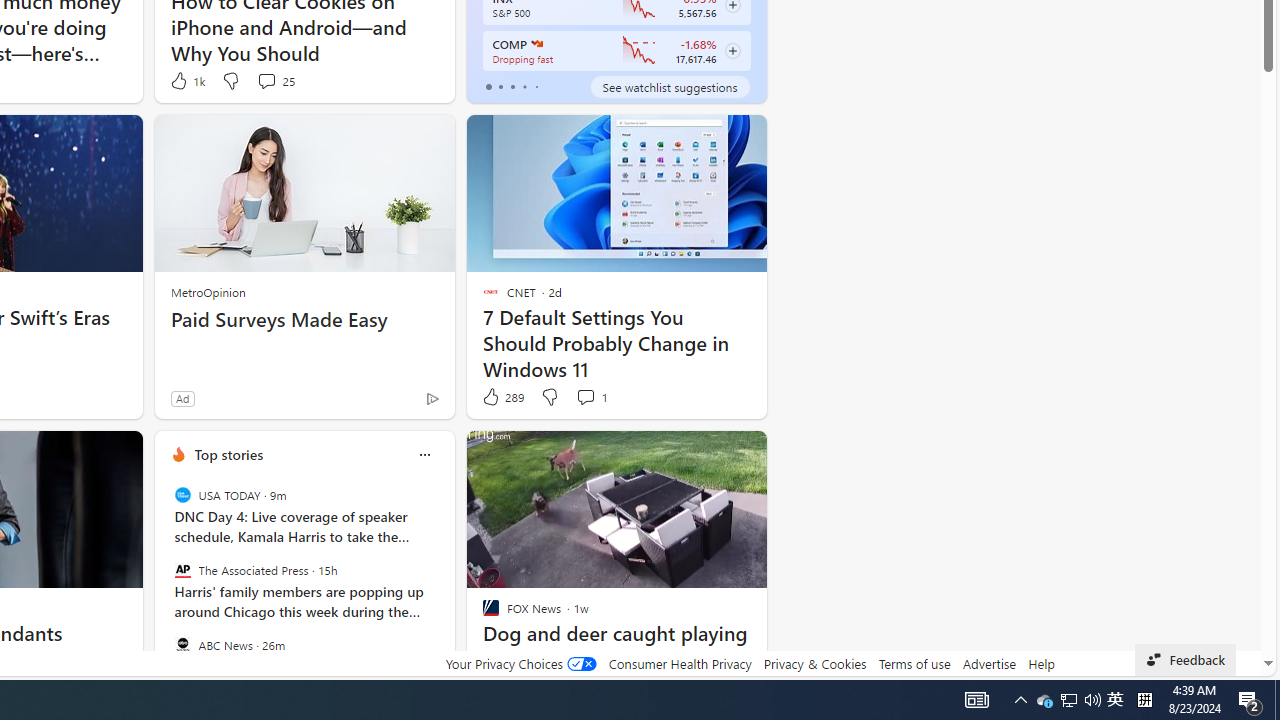 Image resolution: width=1280 pixels, height=720 pixels. I want to click on 'ABC News', so click(182, 644).